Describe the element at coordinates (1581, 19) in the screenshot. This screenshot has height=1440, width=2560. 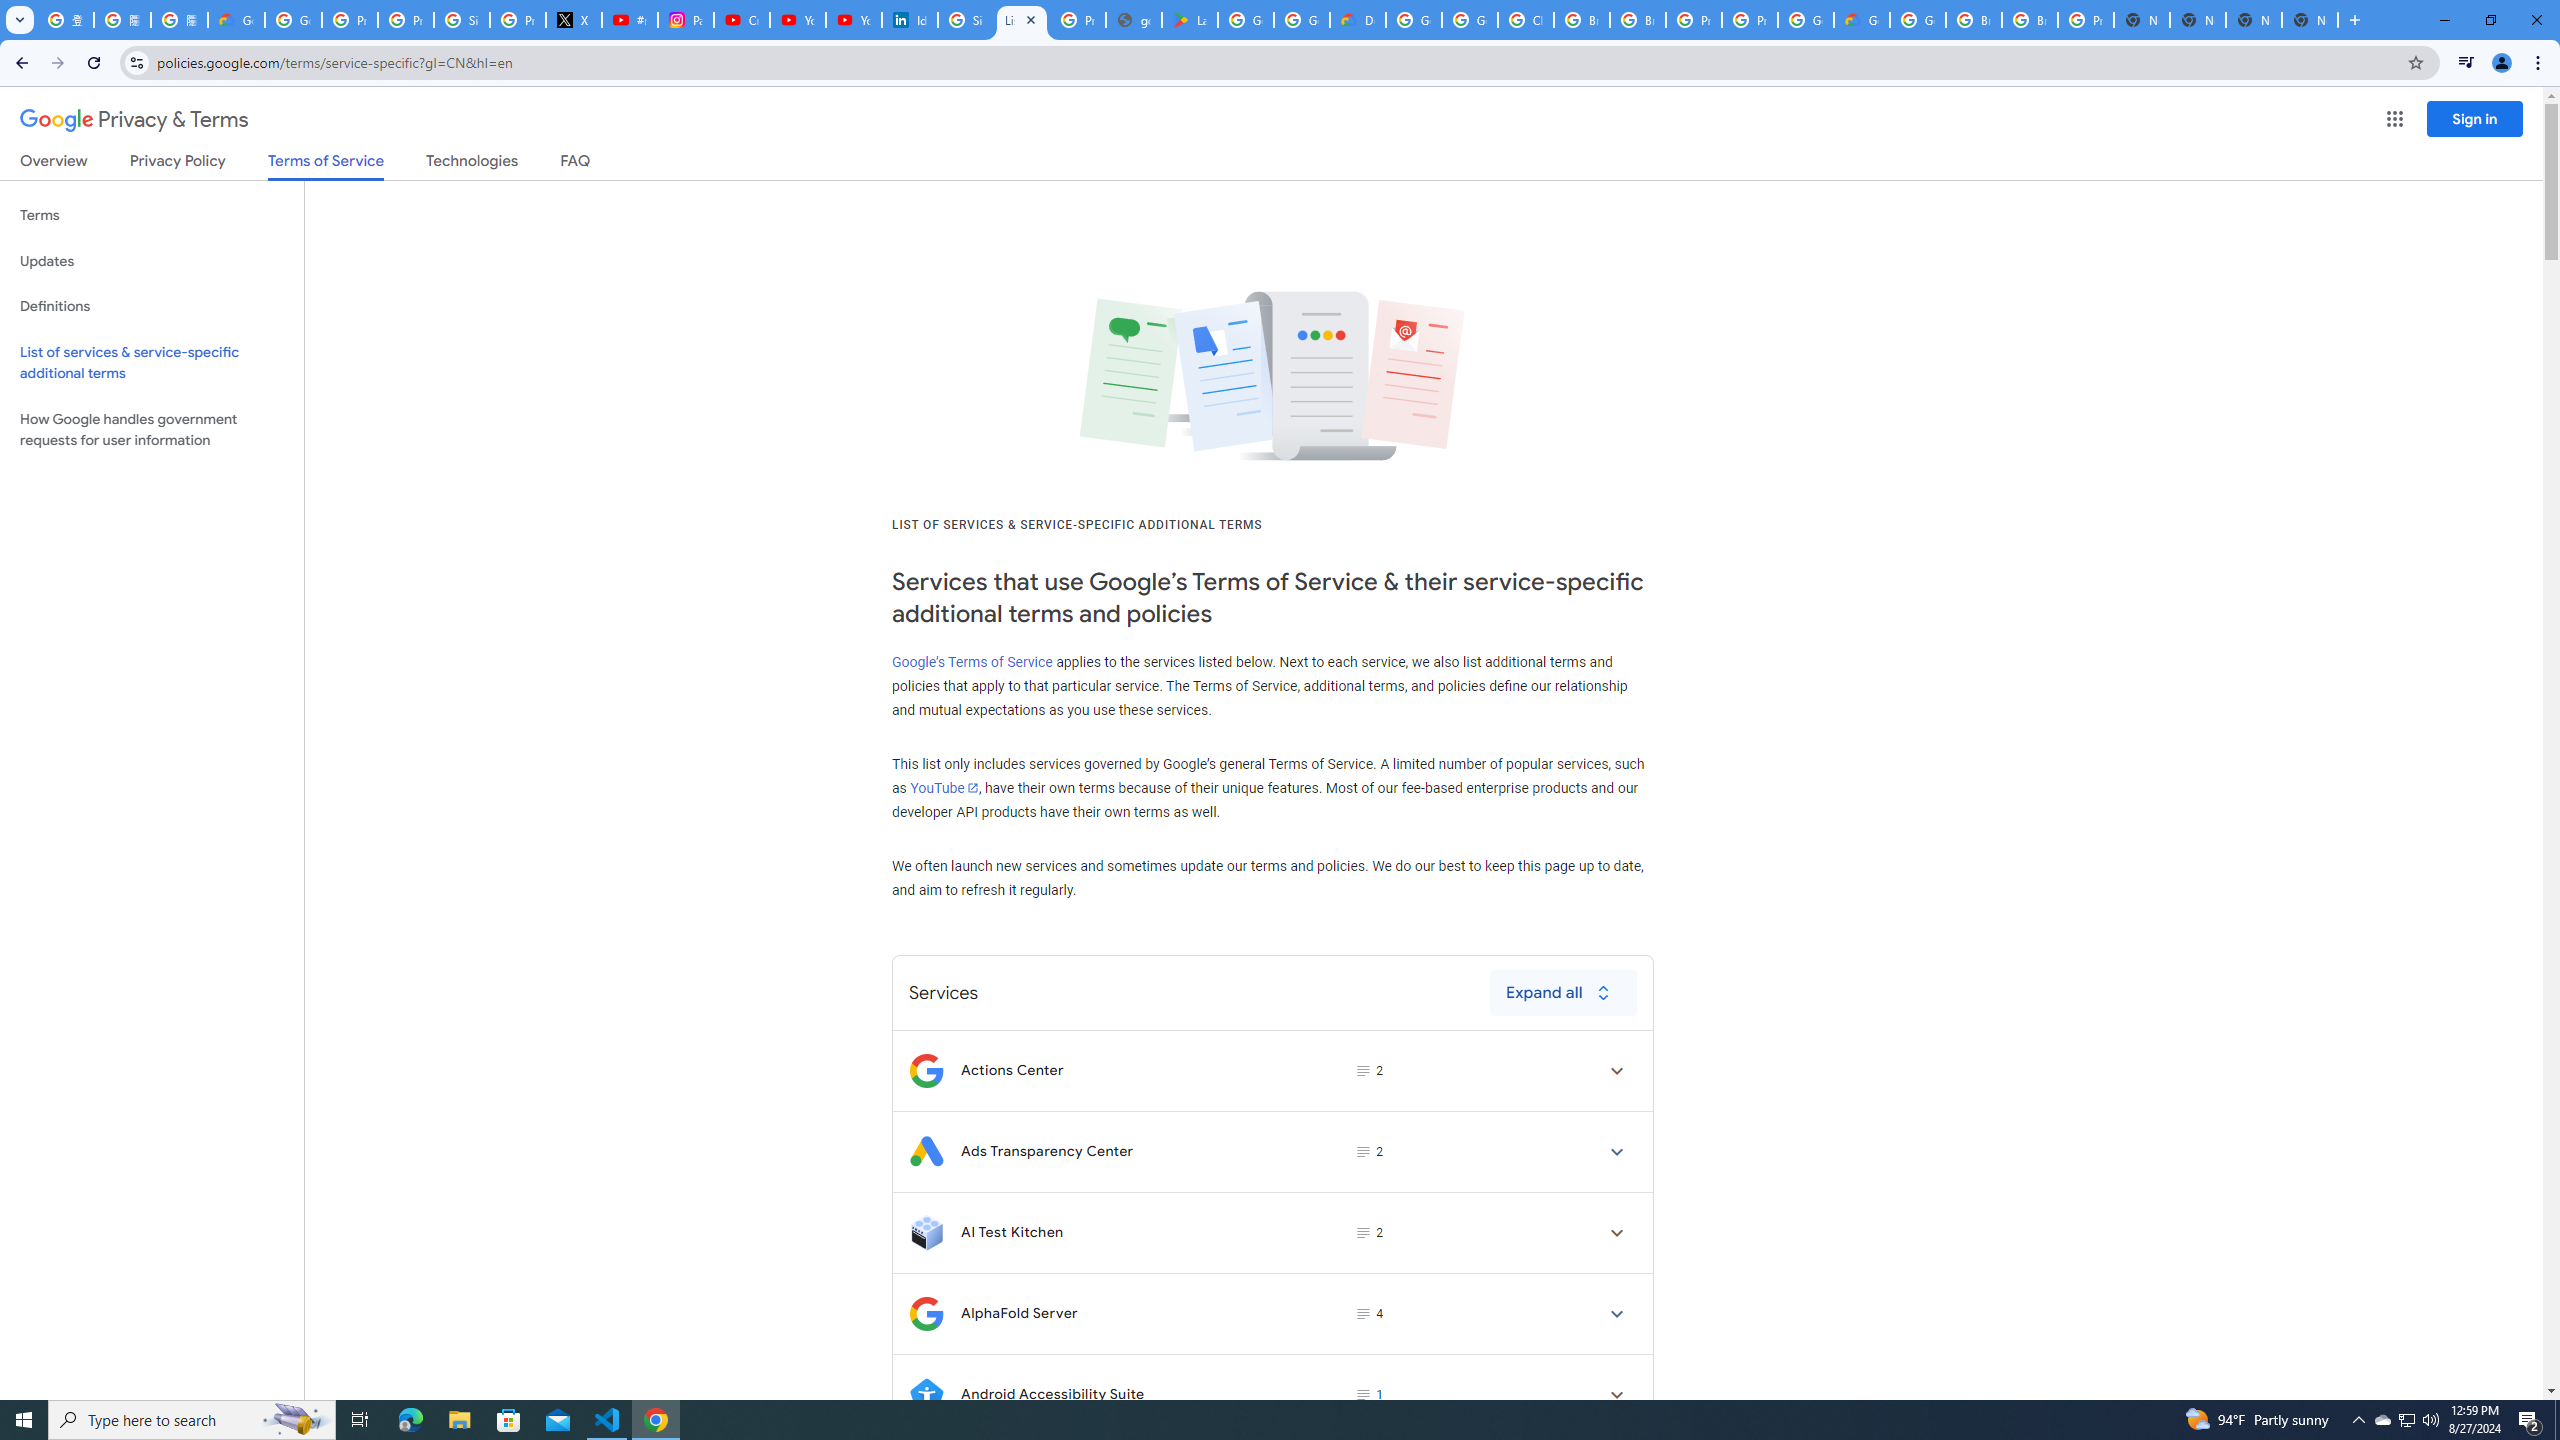
I see `'Browse Chrome as a guest - Computer - Google Chrome Help'` at that location.